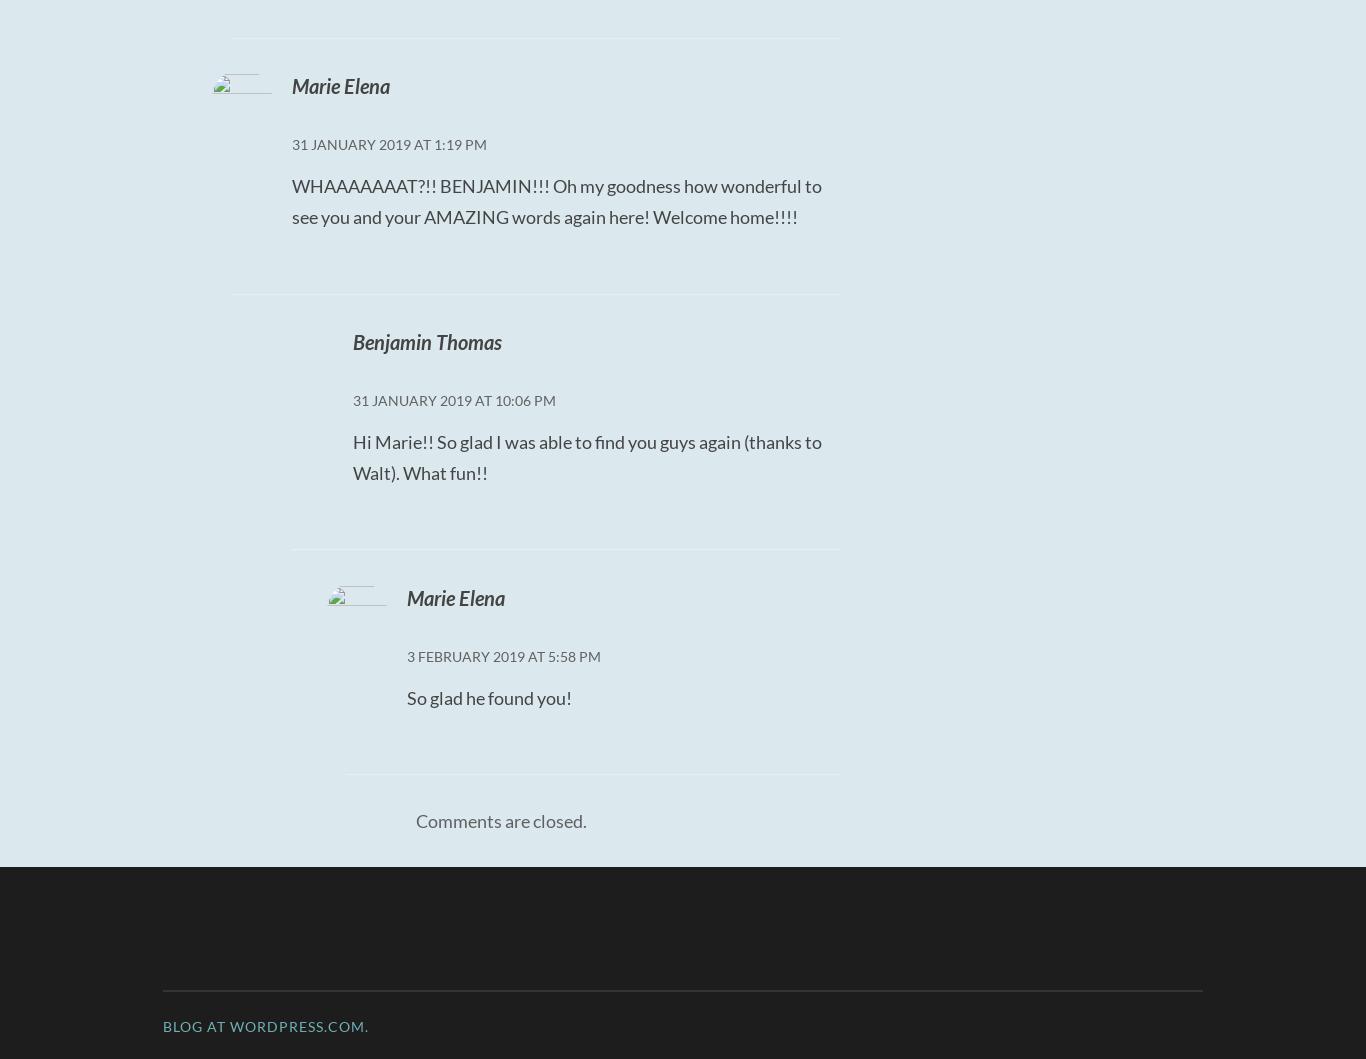 This screenshot has height=1059, width=1366. What do you see at coordinates (500, 820) in the screenshot?
I see `'Comments are closed.'` at bounding box center [500, 820].